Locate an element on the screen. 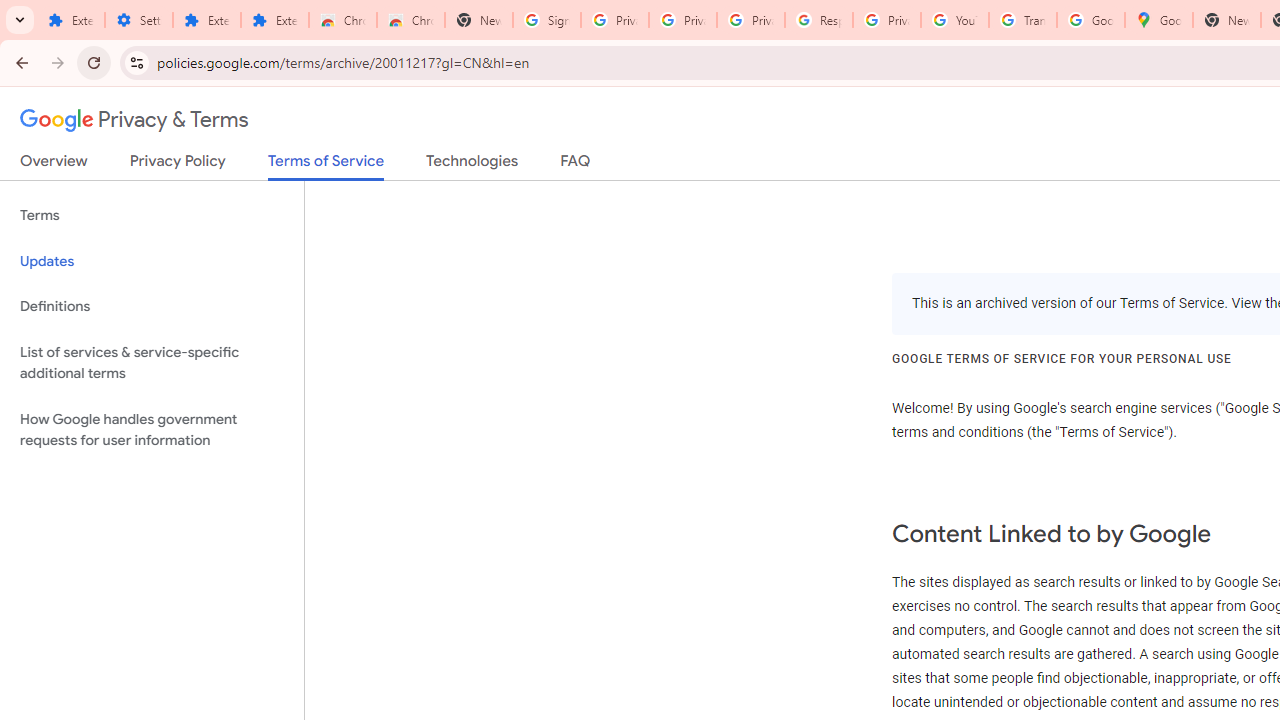  'How Google handles government requests for user information' is located at coordinates (151, 428).